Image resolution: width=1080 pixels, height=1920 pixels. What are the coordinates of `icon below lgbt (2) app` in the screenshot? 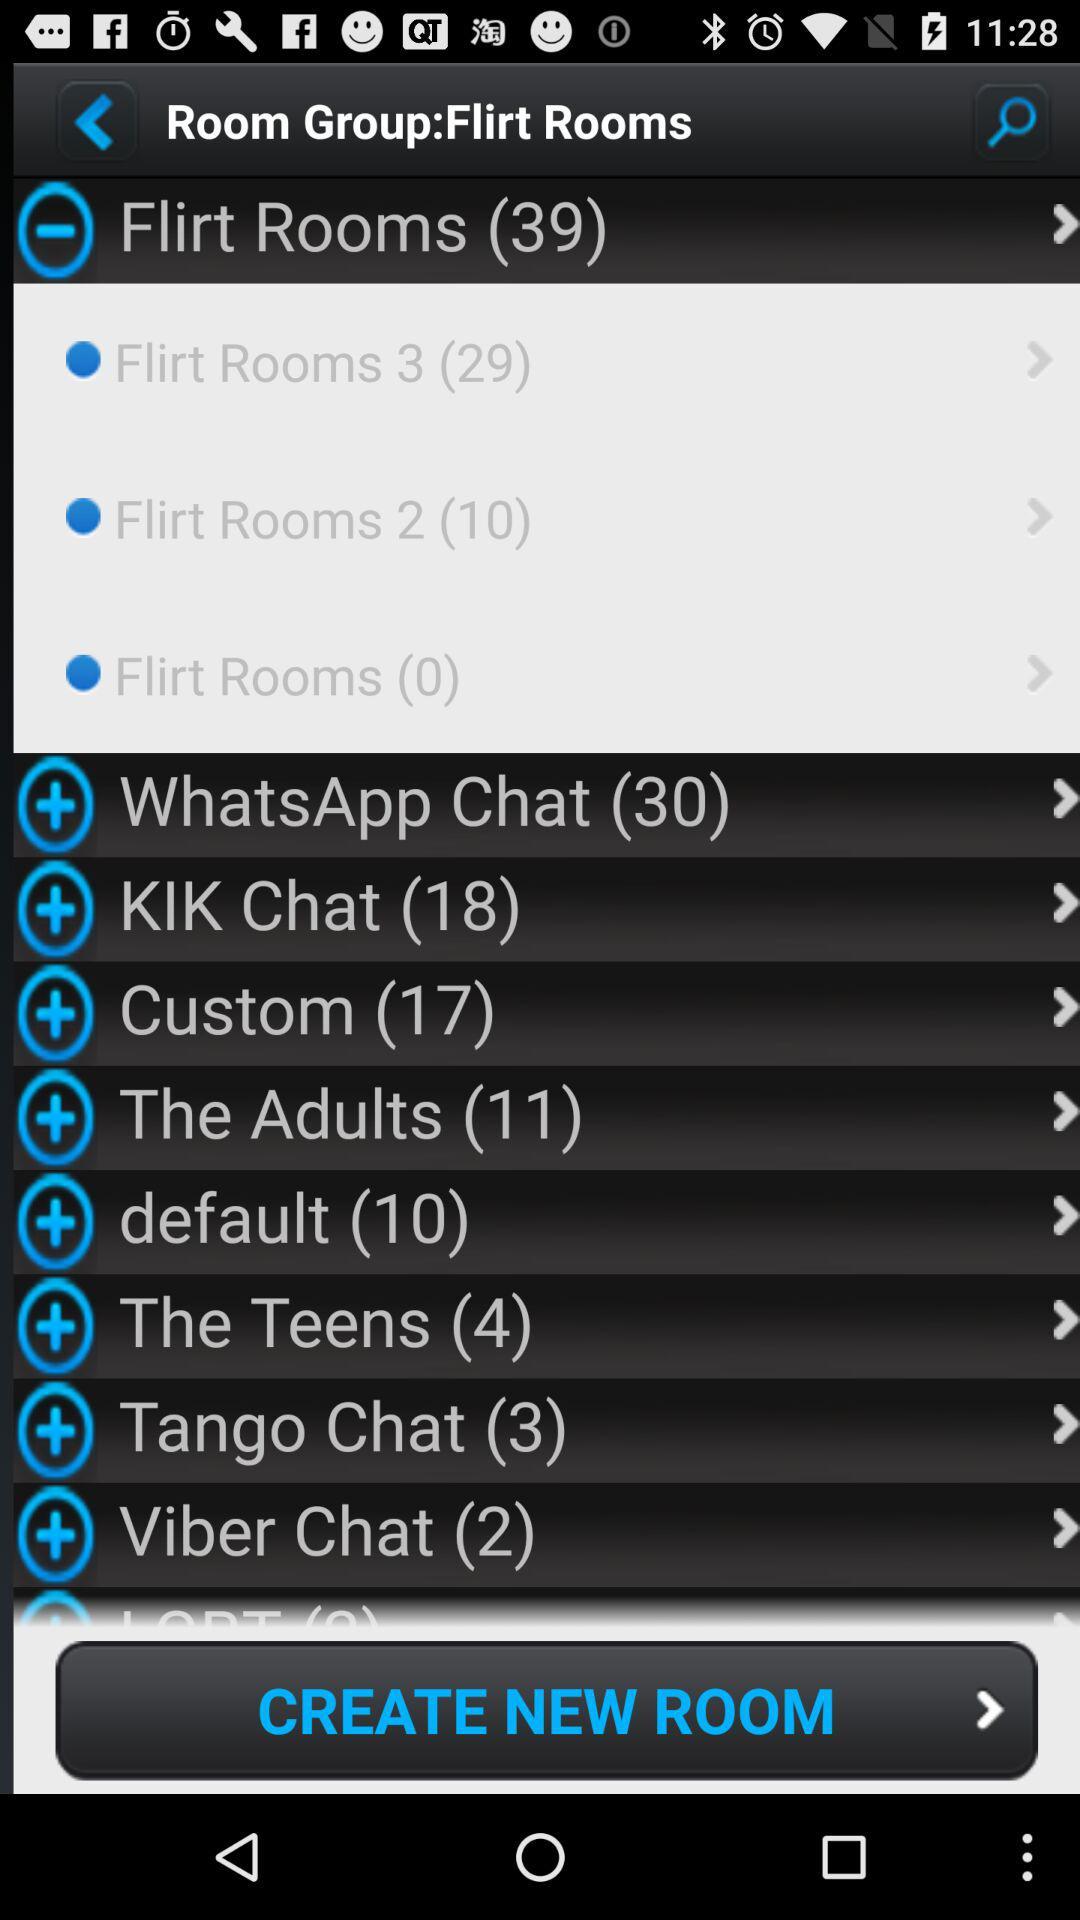 It's located at (546, 1709).